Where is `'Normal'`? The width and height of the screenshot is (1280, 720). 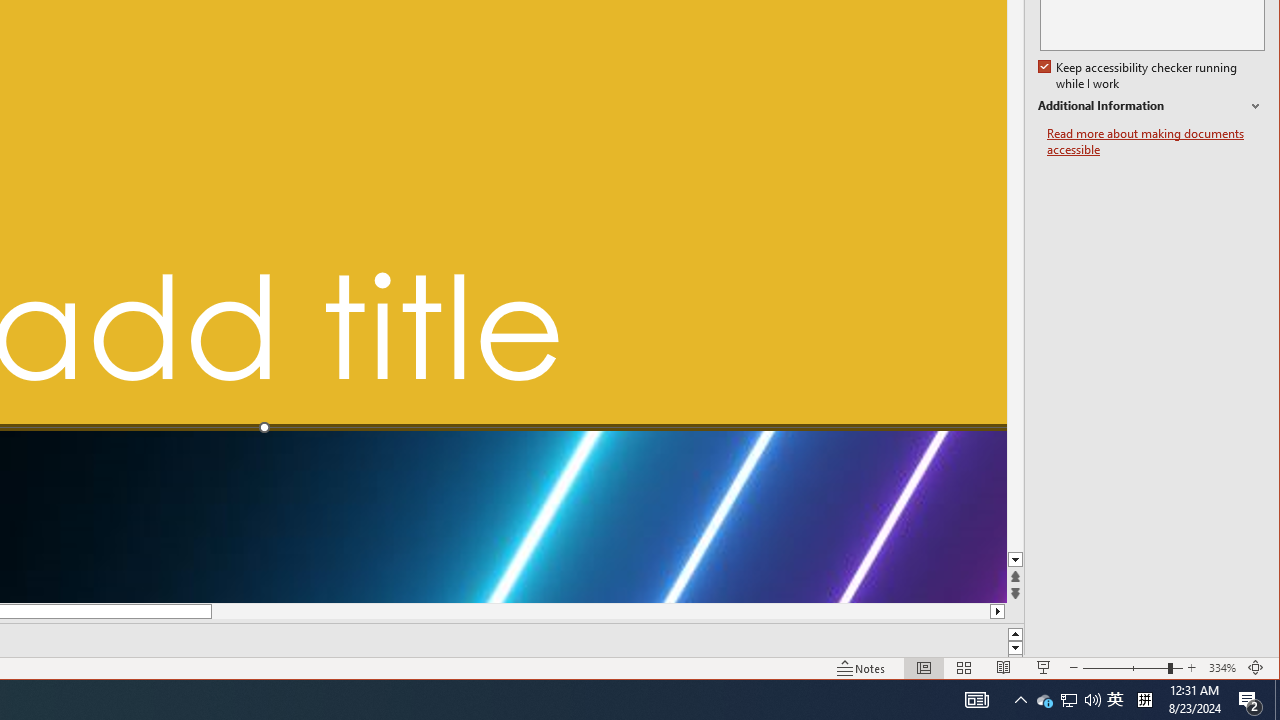
'Normal' is located at coordinates (923, 668).